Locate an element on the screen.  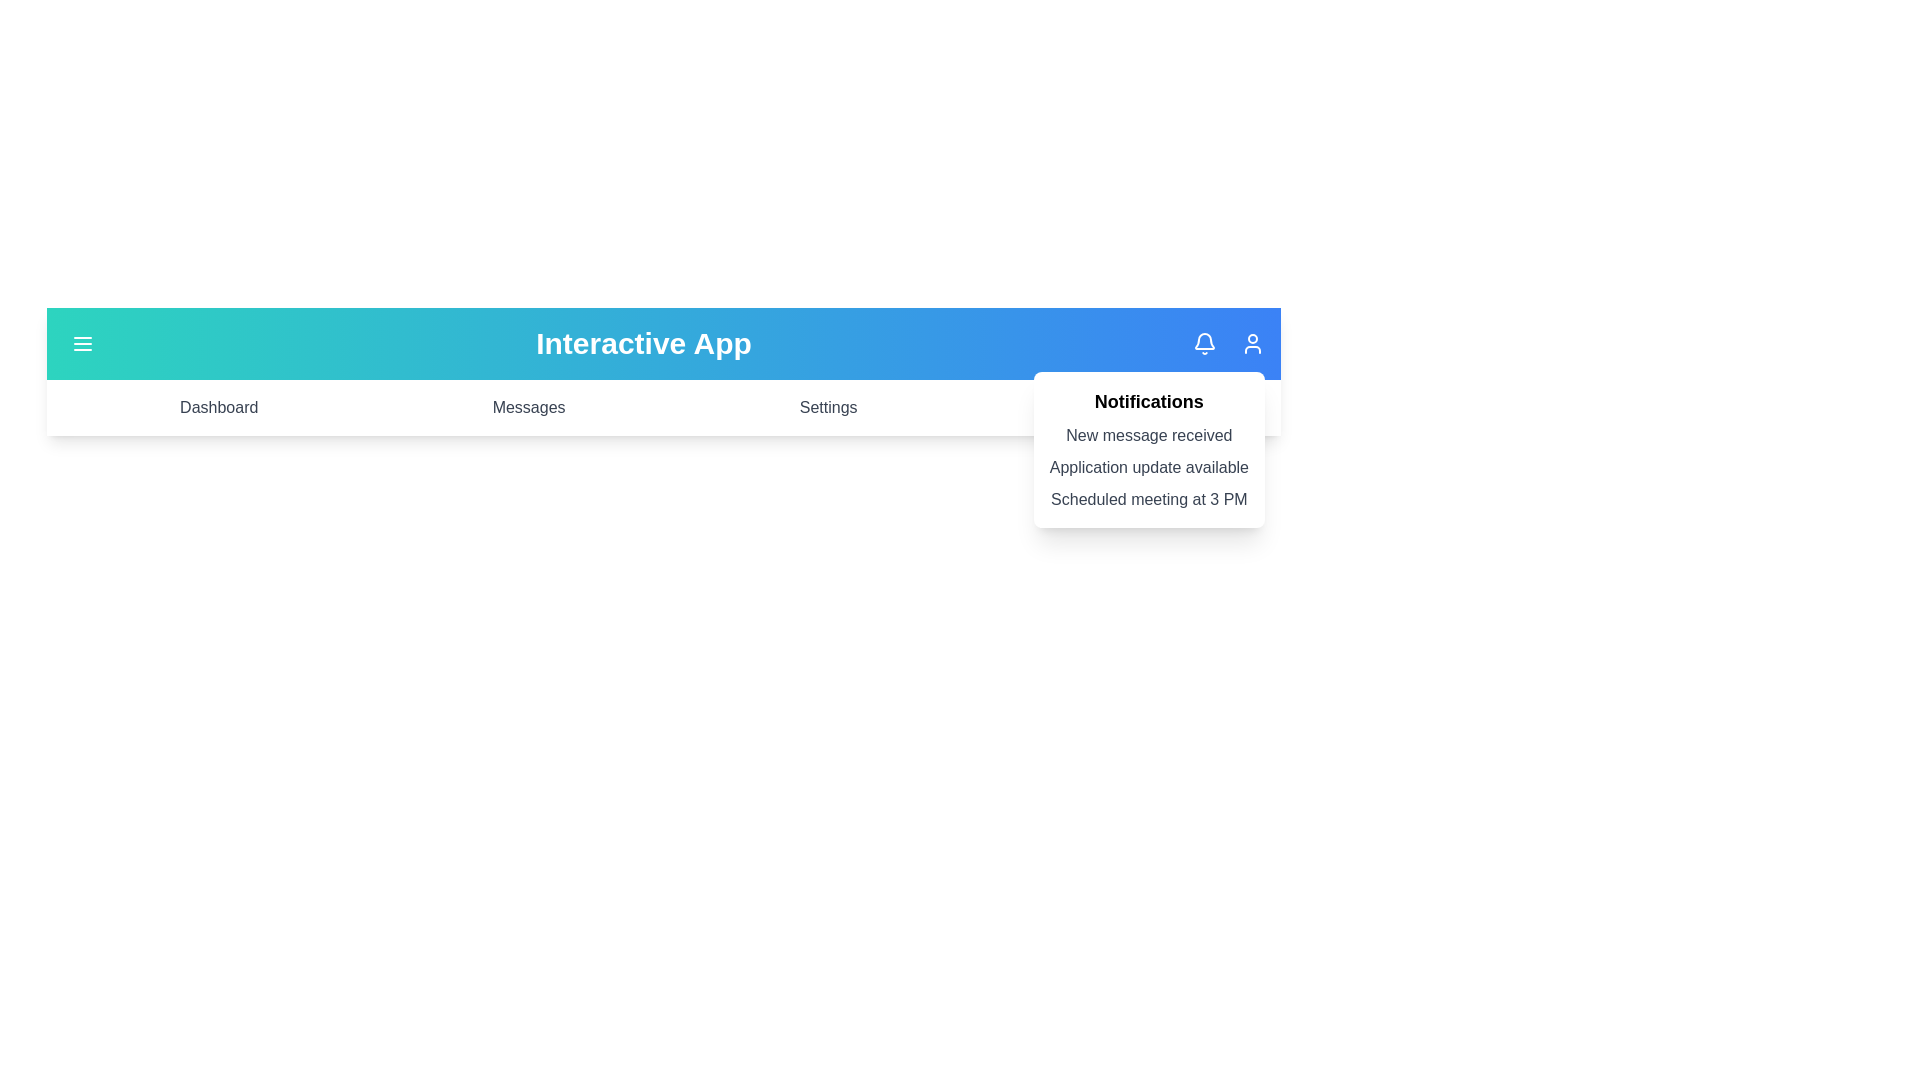
the bell icon to toggle the notifications panel is located at coordinates (1203, 342).